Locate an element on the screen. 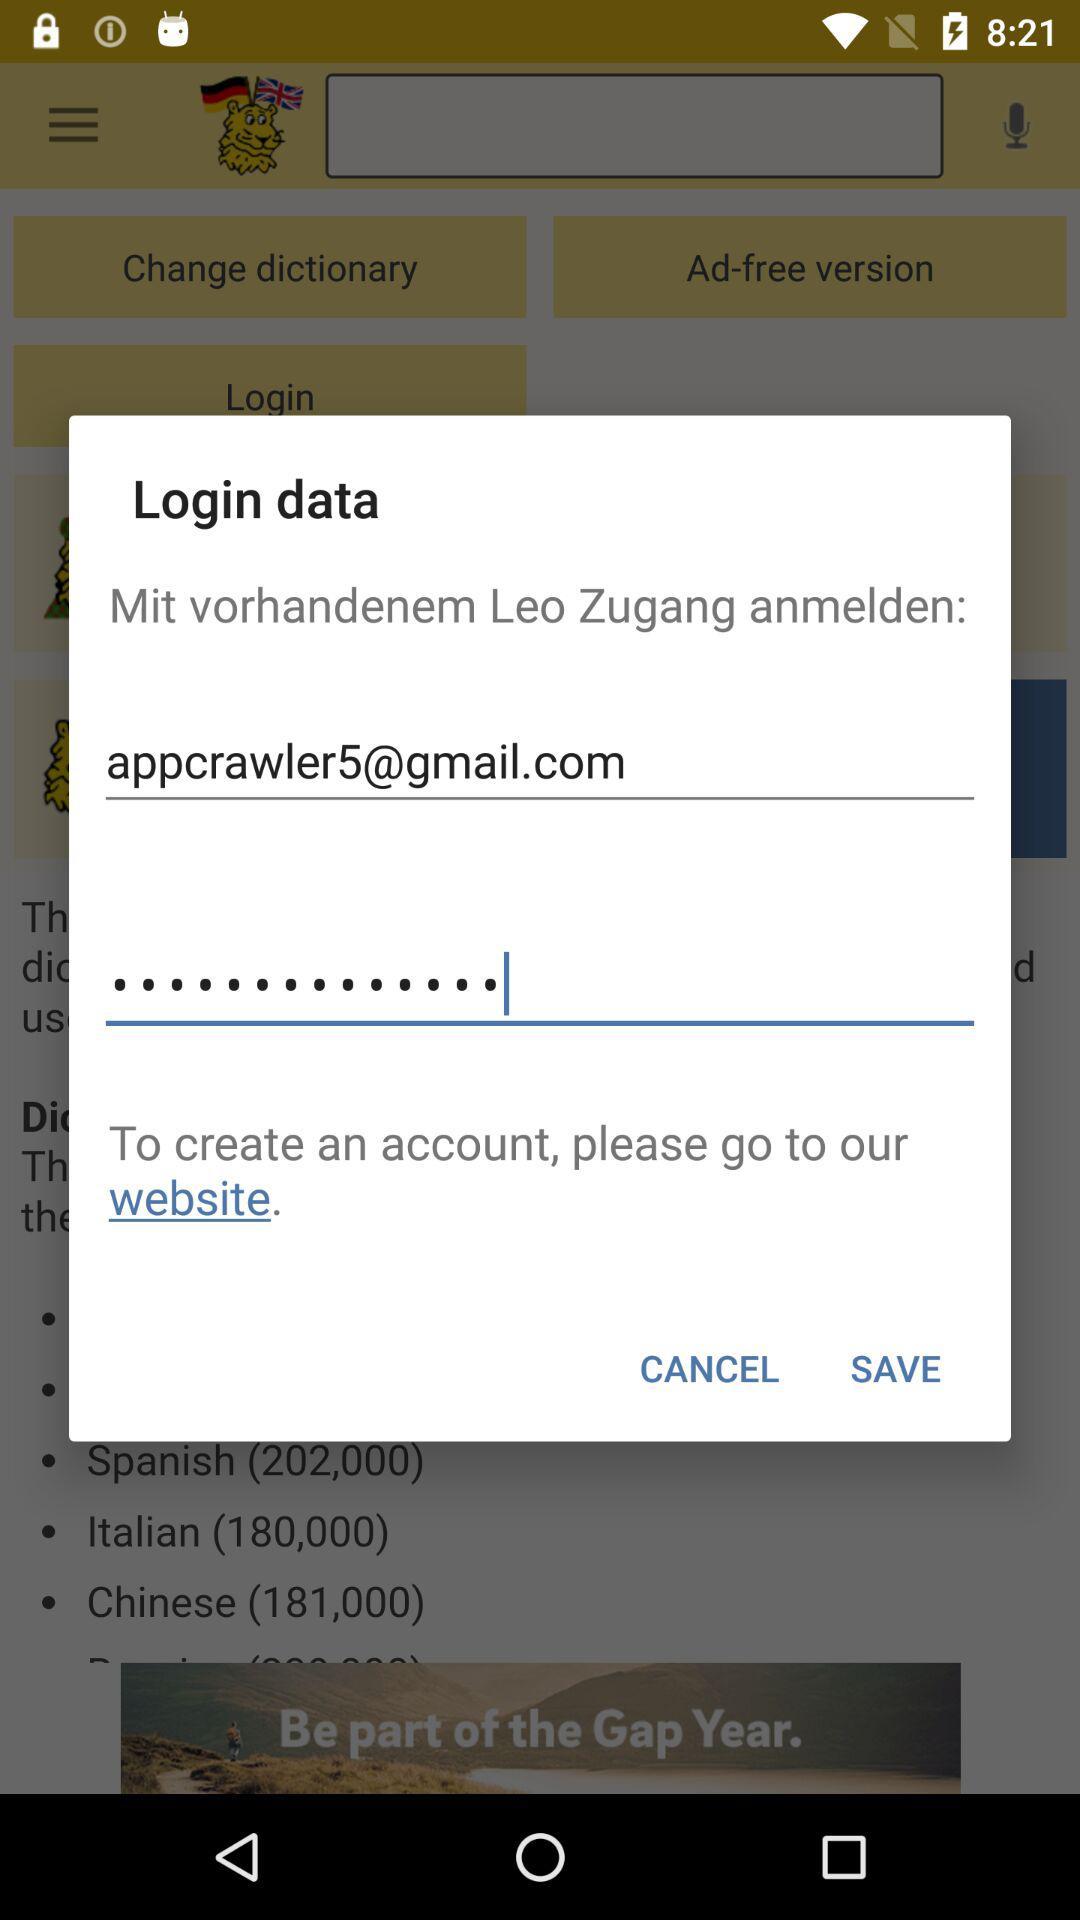 This screenshot has height=1920, width=1080. item above the appcrawler3116 is located at coordinates (540, 760).